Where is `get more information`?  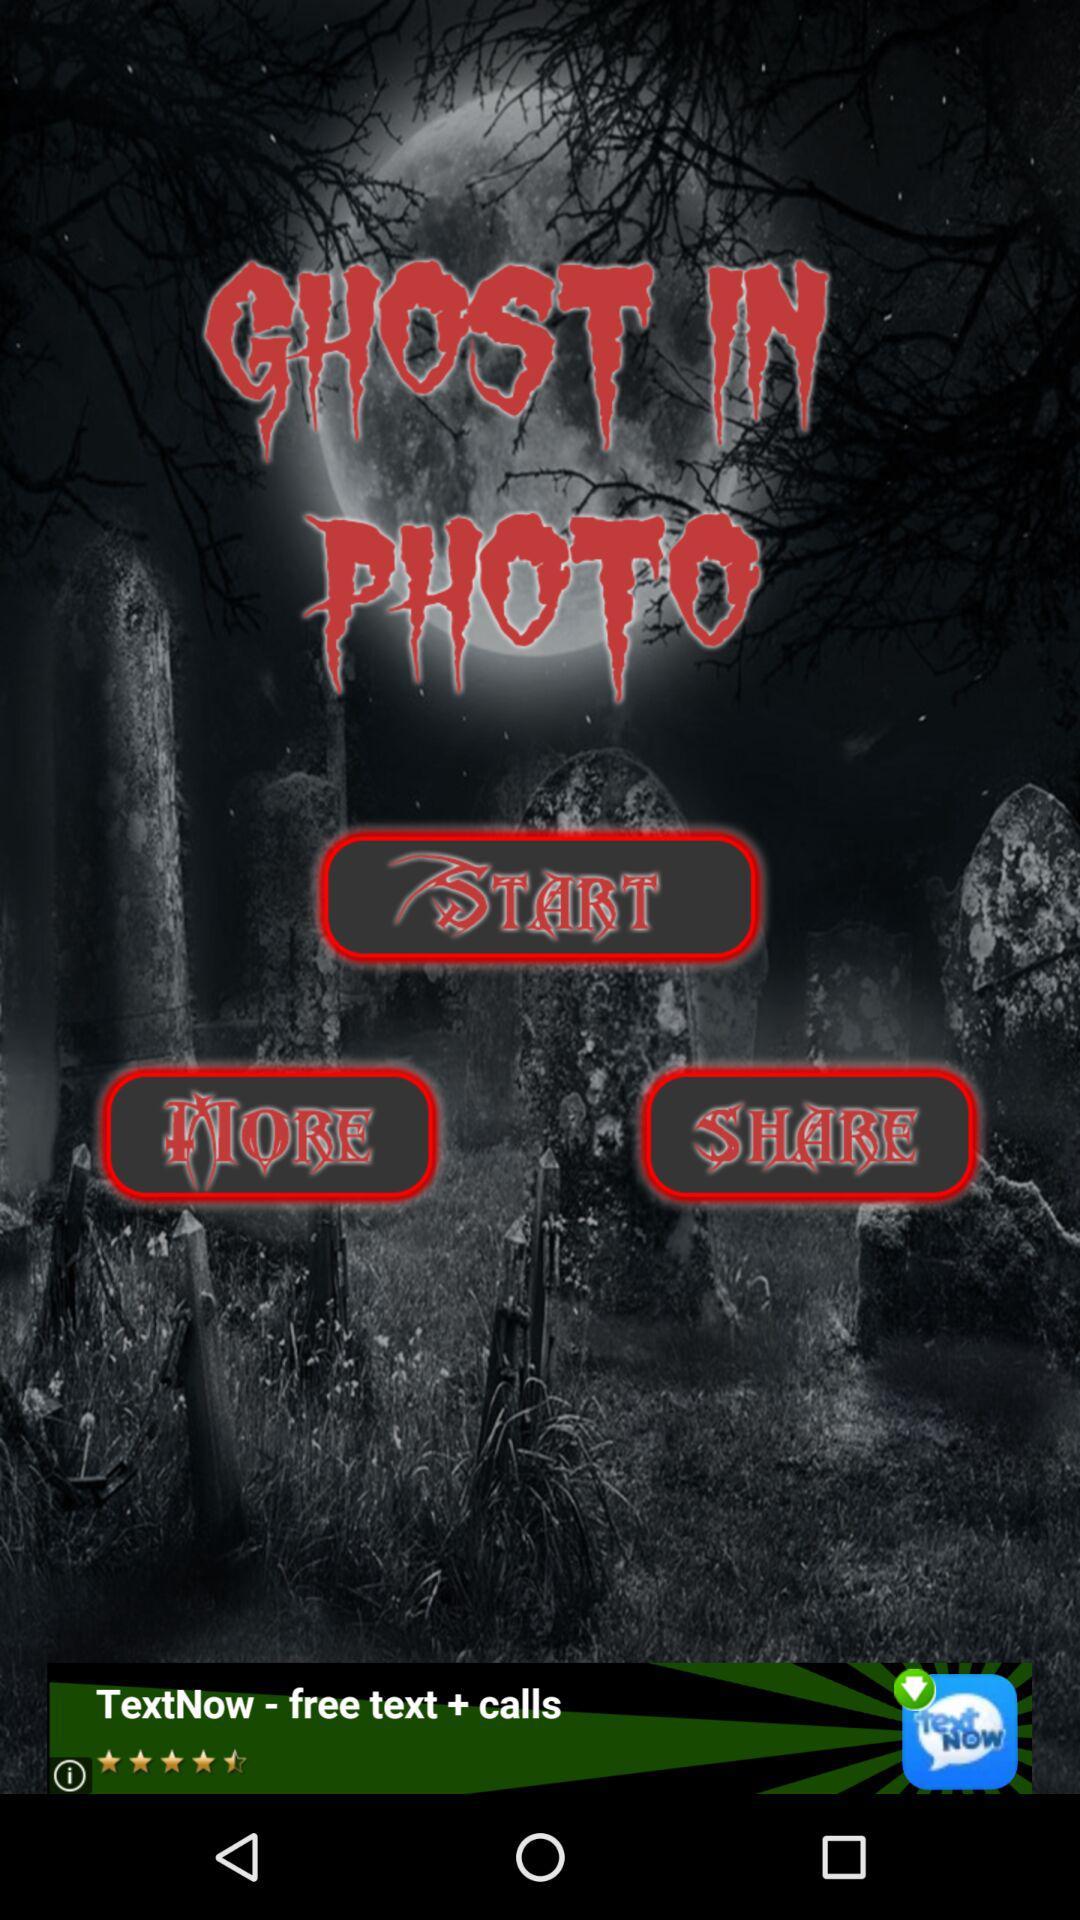
get more information is located at coordinates (268, 1134).